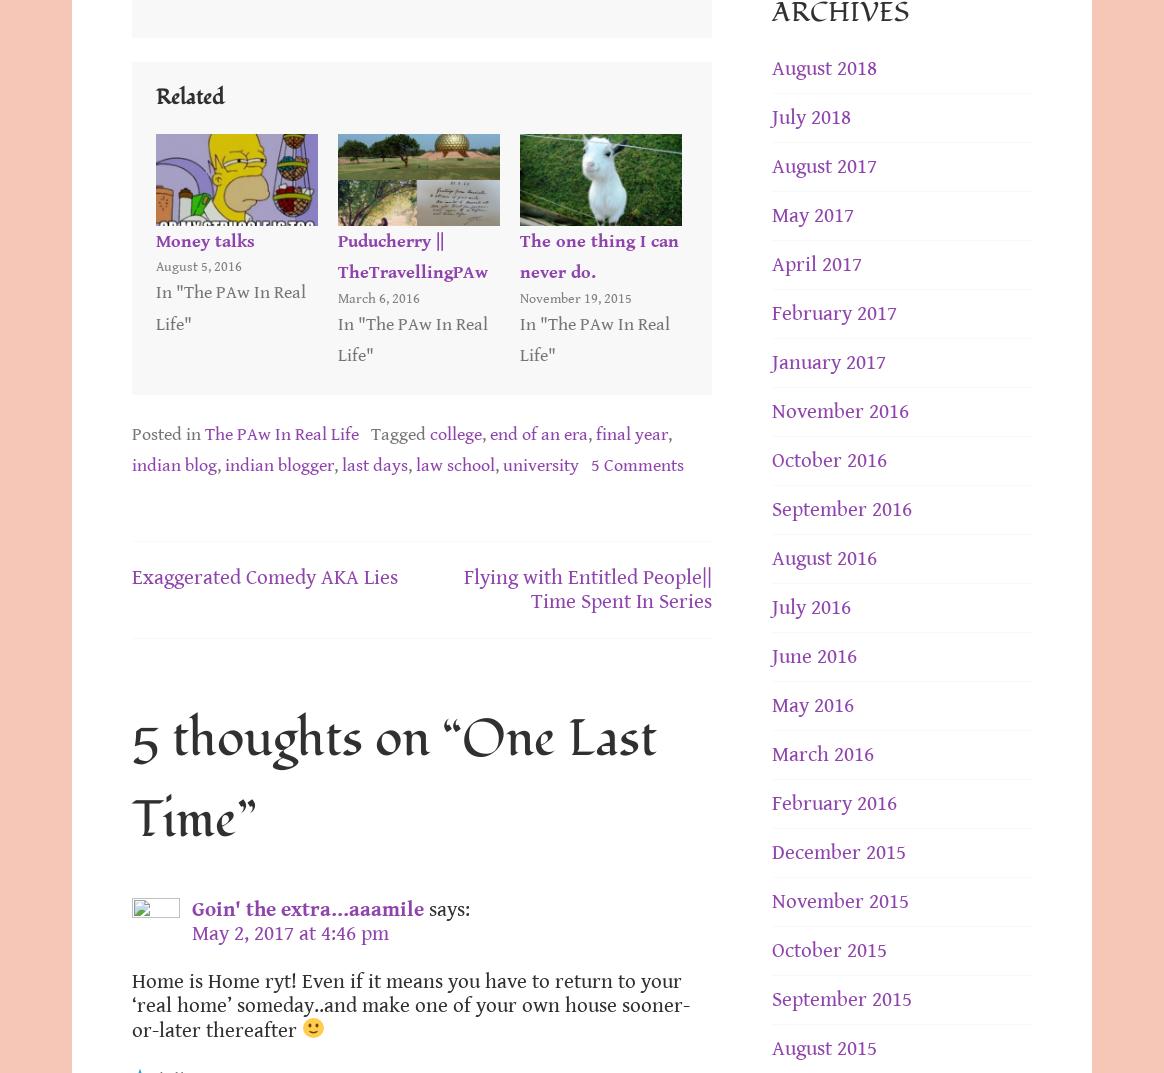 Image resolution: width=1164 pixels, height=1073 pixels. I want to click on 'December 2015', so click(838, 852).